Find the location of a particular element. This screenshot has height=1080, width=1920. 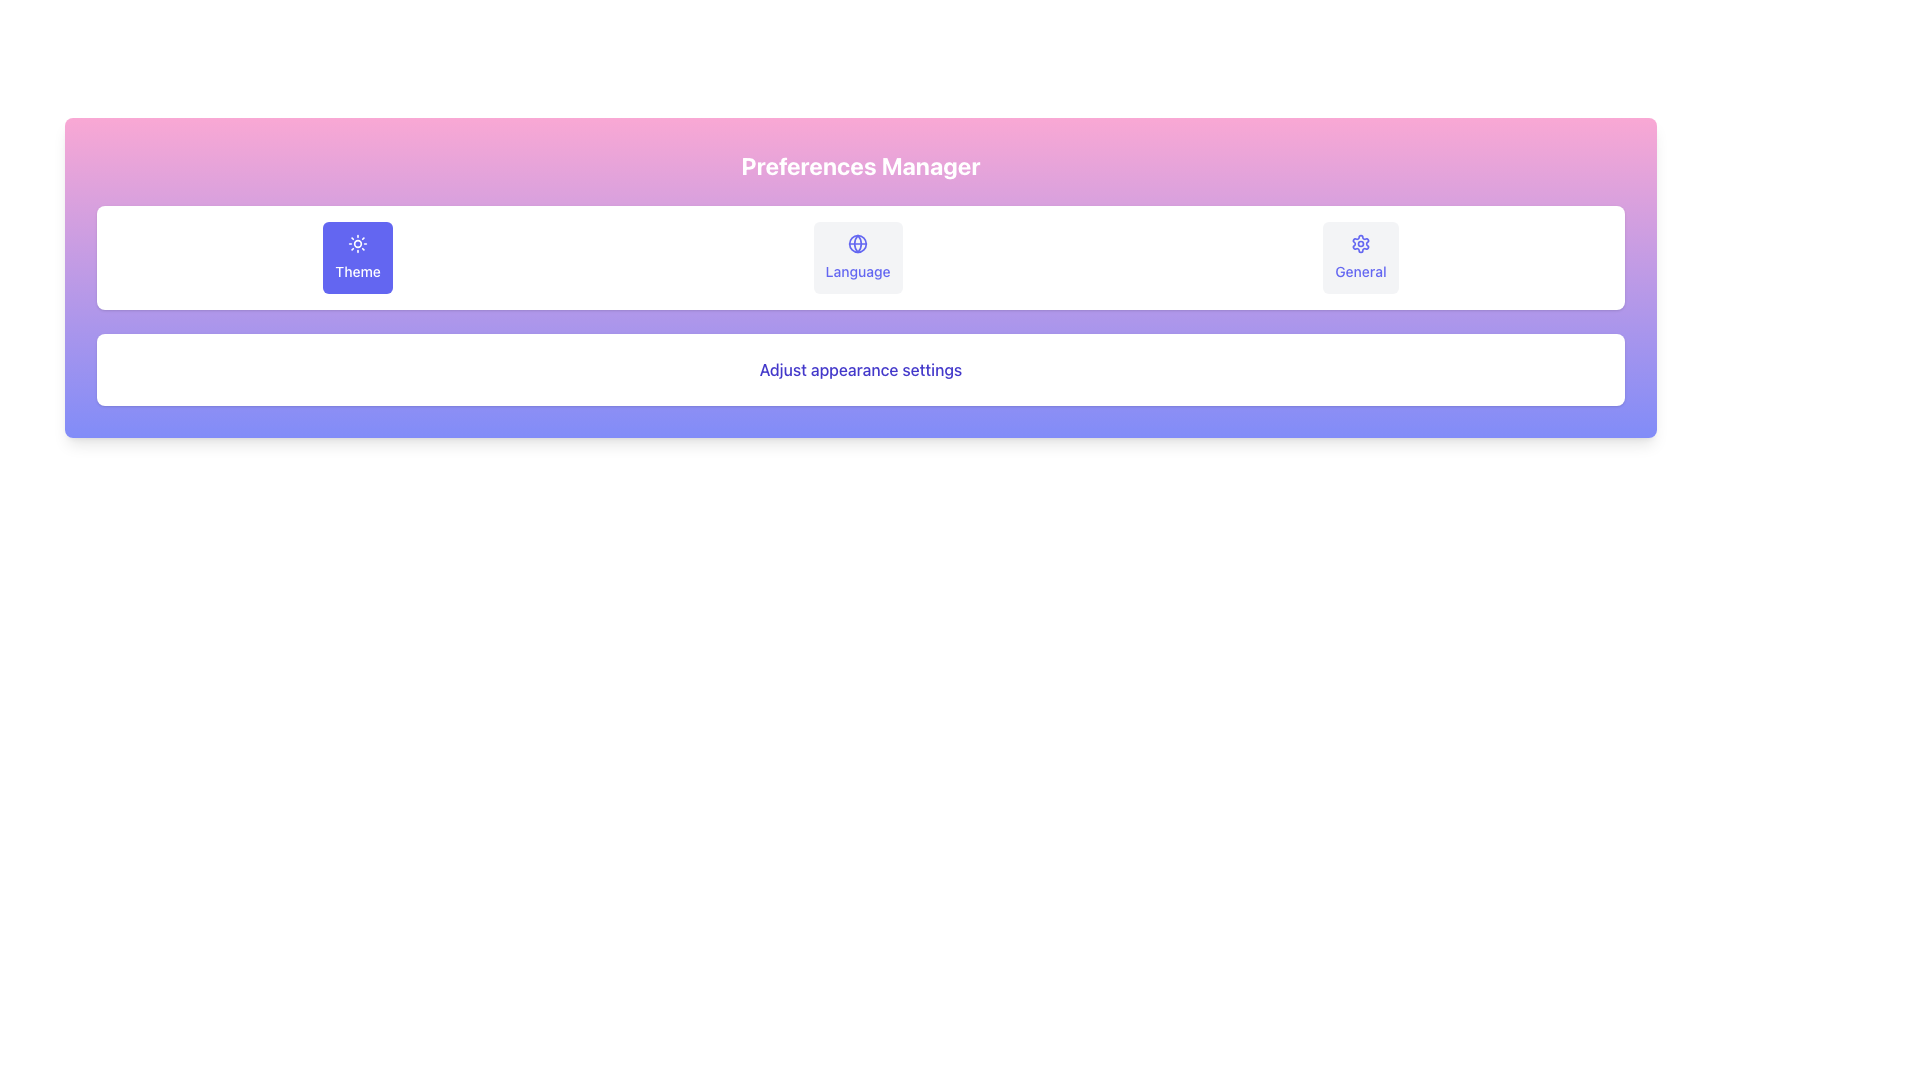

the globe icon within the 'Language' button, which is centrally located under the 'Preferences Manager' header is located at coordinates (858, 242).